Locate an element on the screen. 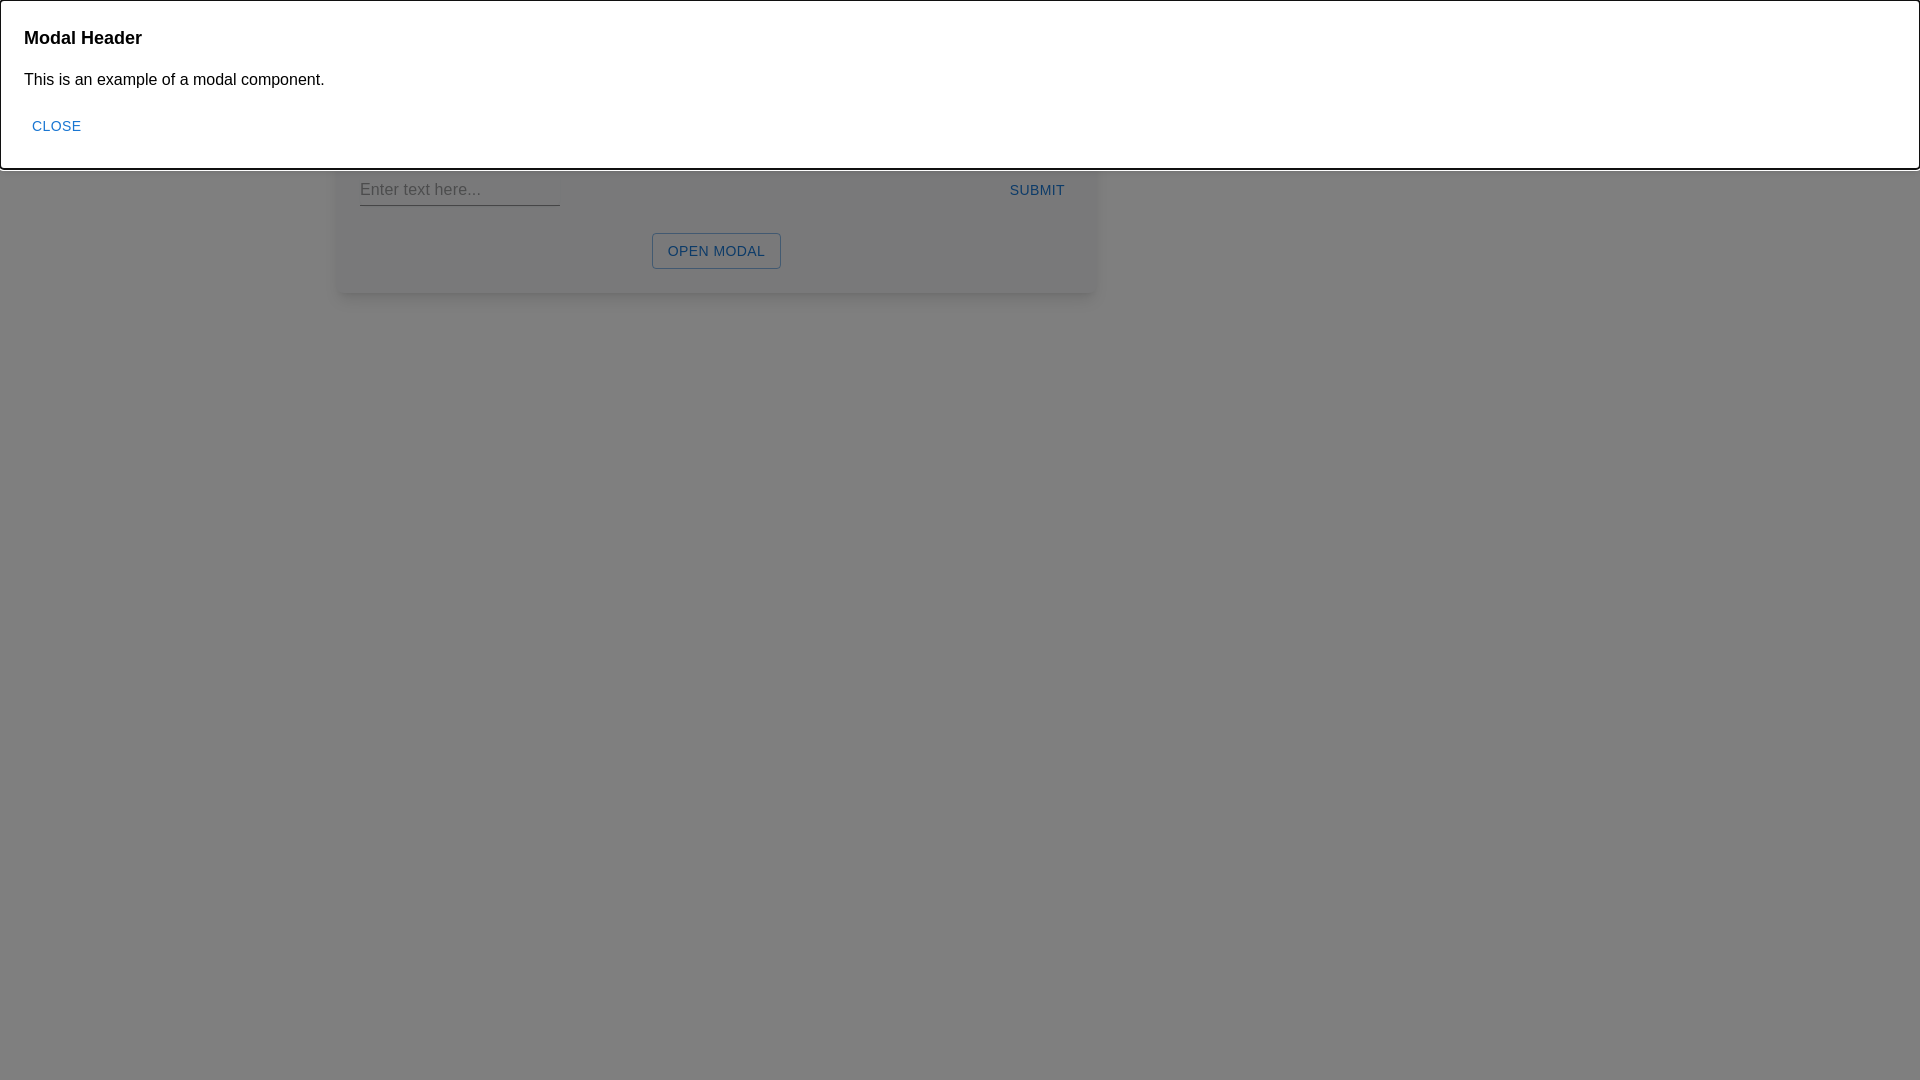 The image size is (1920, 1080). the 'Open Modal' button with rounded edges located below the input field is located at coordinates (716, 238).